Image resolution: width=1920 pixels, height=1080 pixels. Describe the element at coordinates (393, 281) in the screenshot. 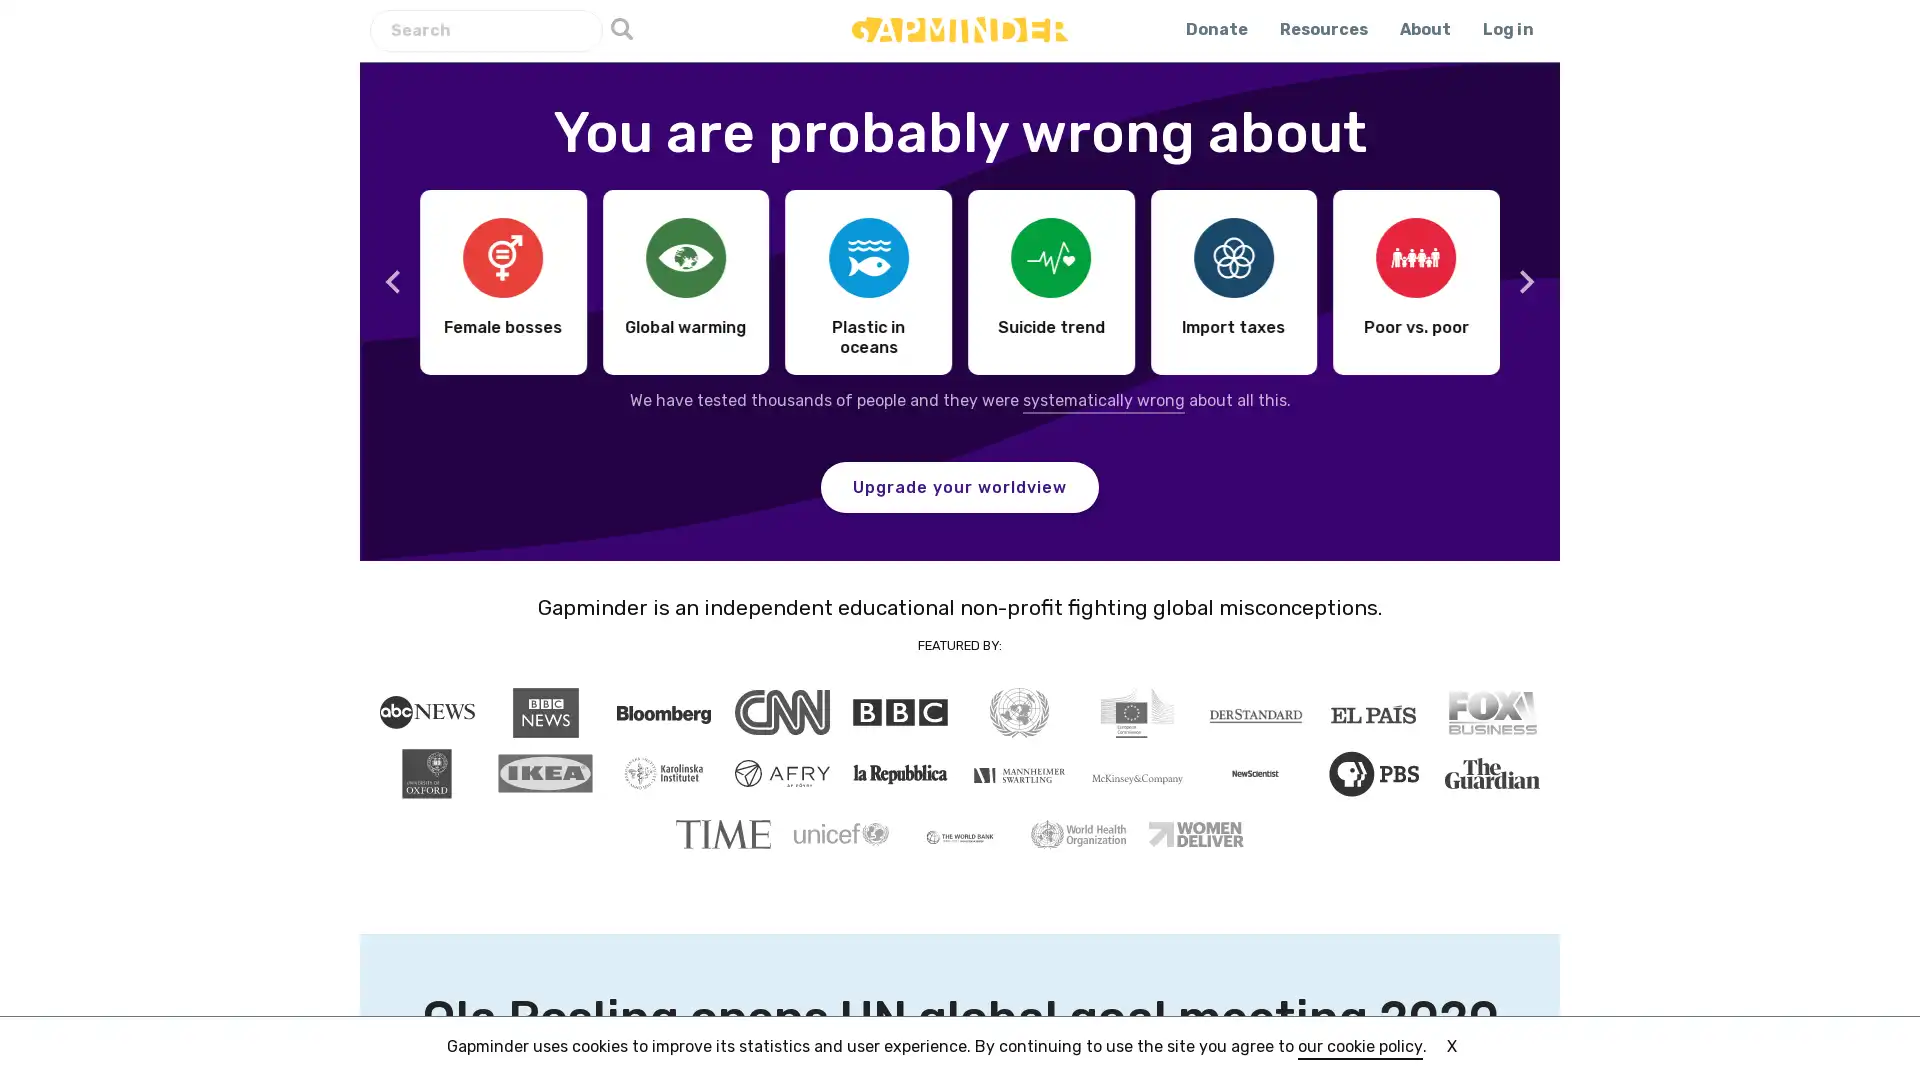

I see `Go to last slide` at that location.